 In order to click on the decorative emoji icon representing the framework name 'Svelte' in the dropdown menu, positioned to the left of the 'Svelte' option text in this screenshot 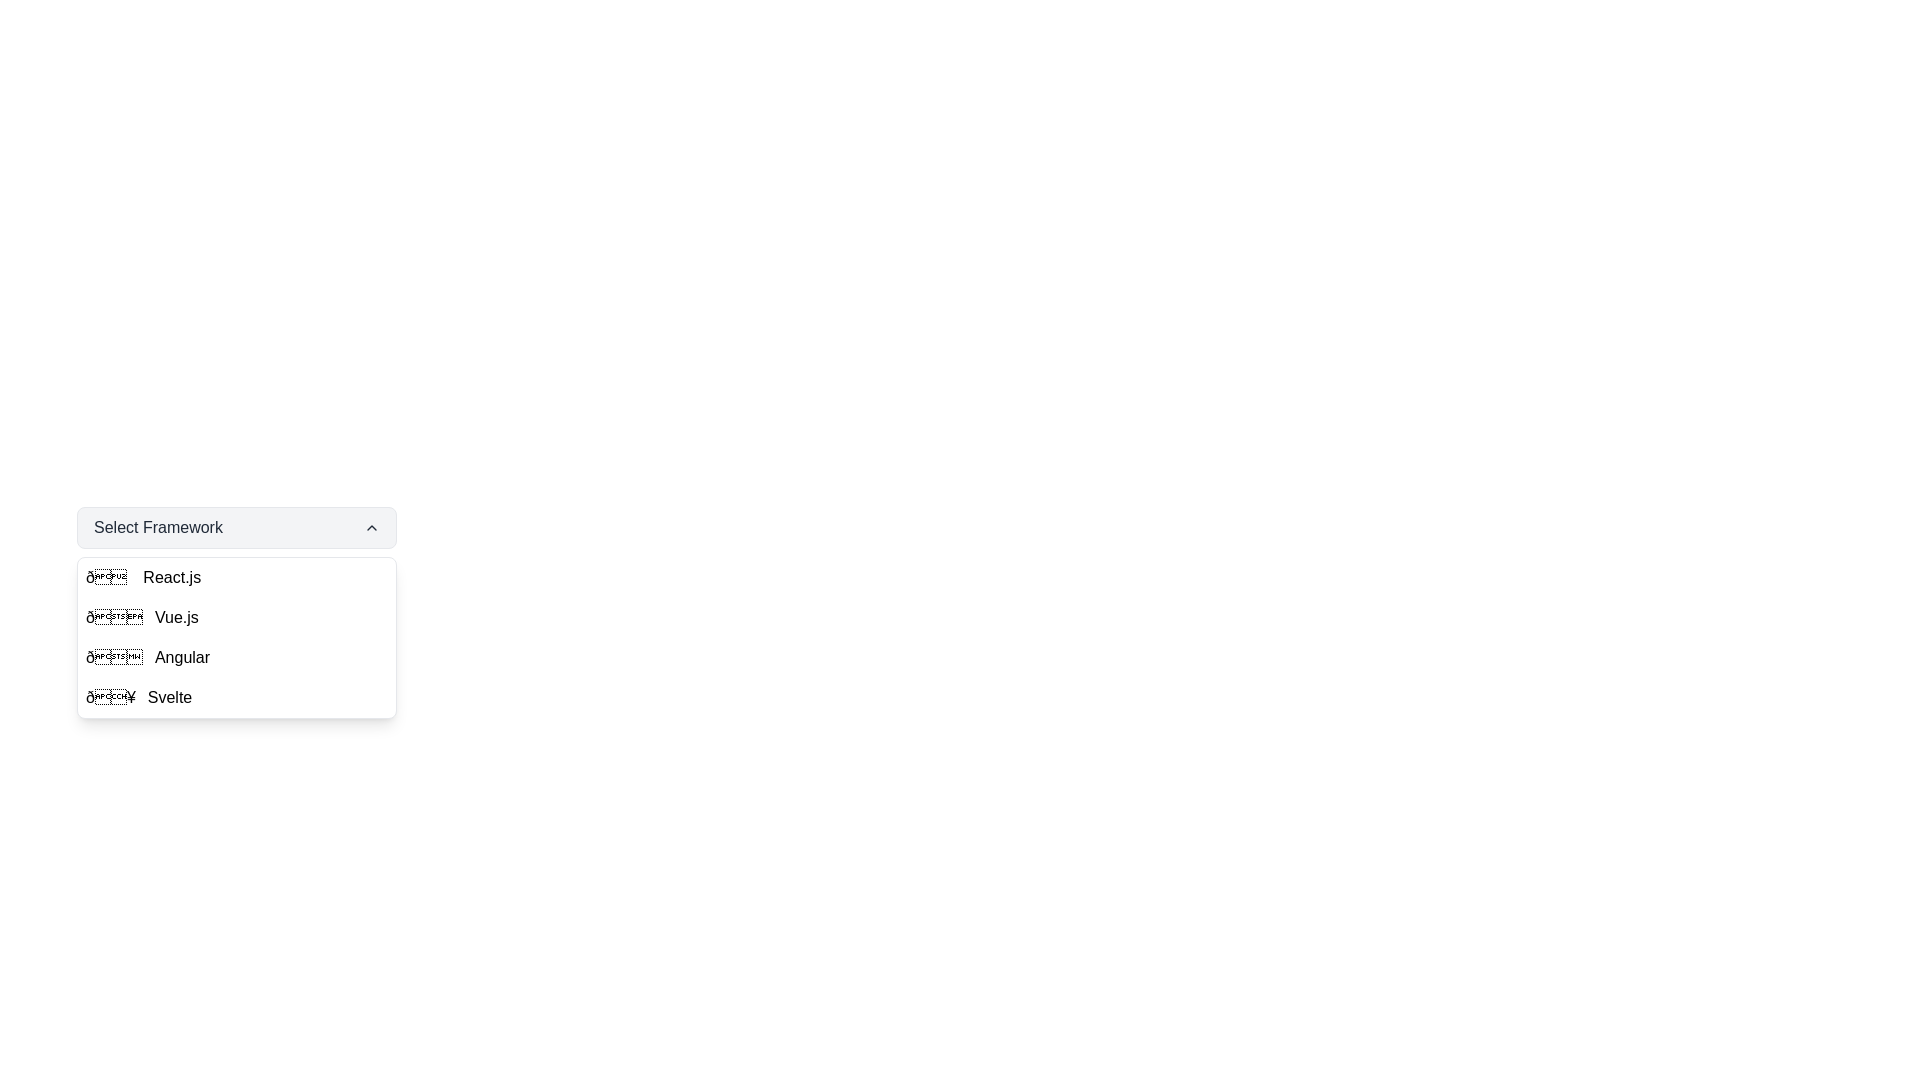, I will do `click(109, 697)`.